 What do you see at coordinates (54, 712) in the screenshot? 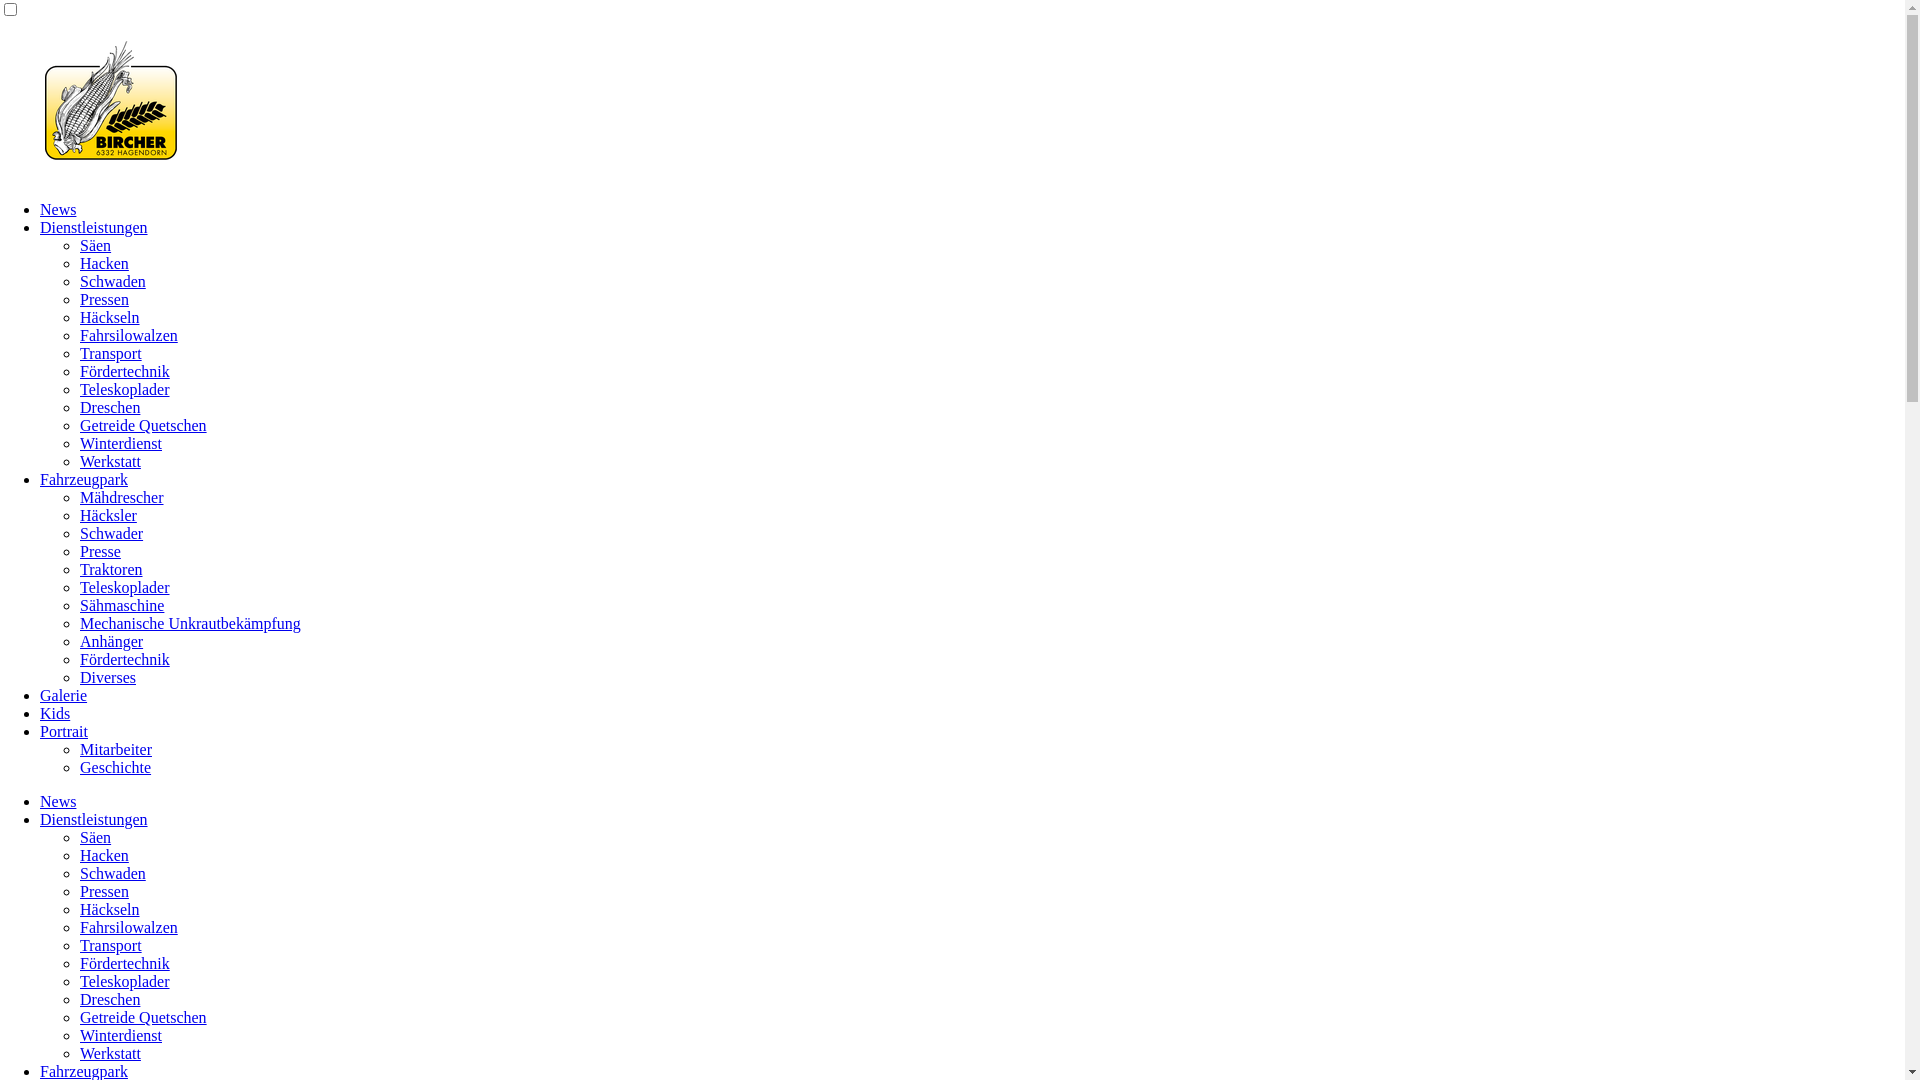
I see `'Kids'` at bounding box center [54, 712].